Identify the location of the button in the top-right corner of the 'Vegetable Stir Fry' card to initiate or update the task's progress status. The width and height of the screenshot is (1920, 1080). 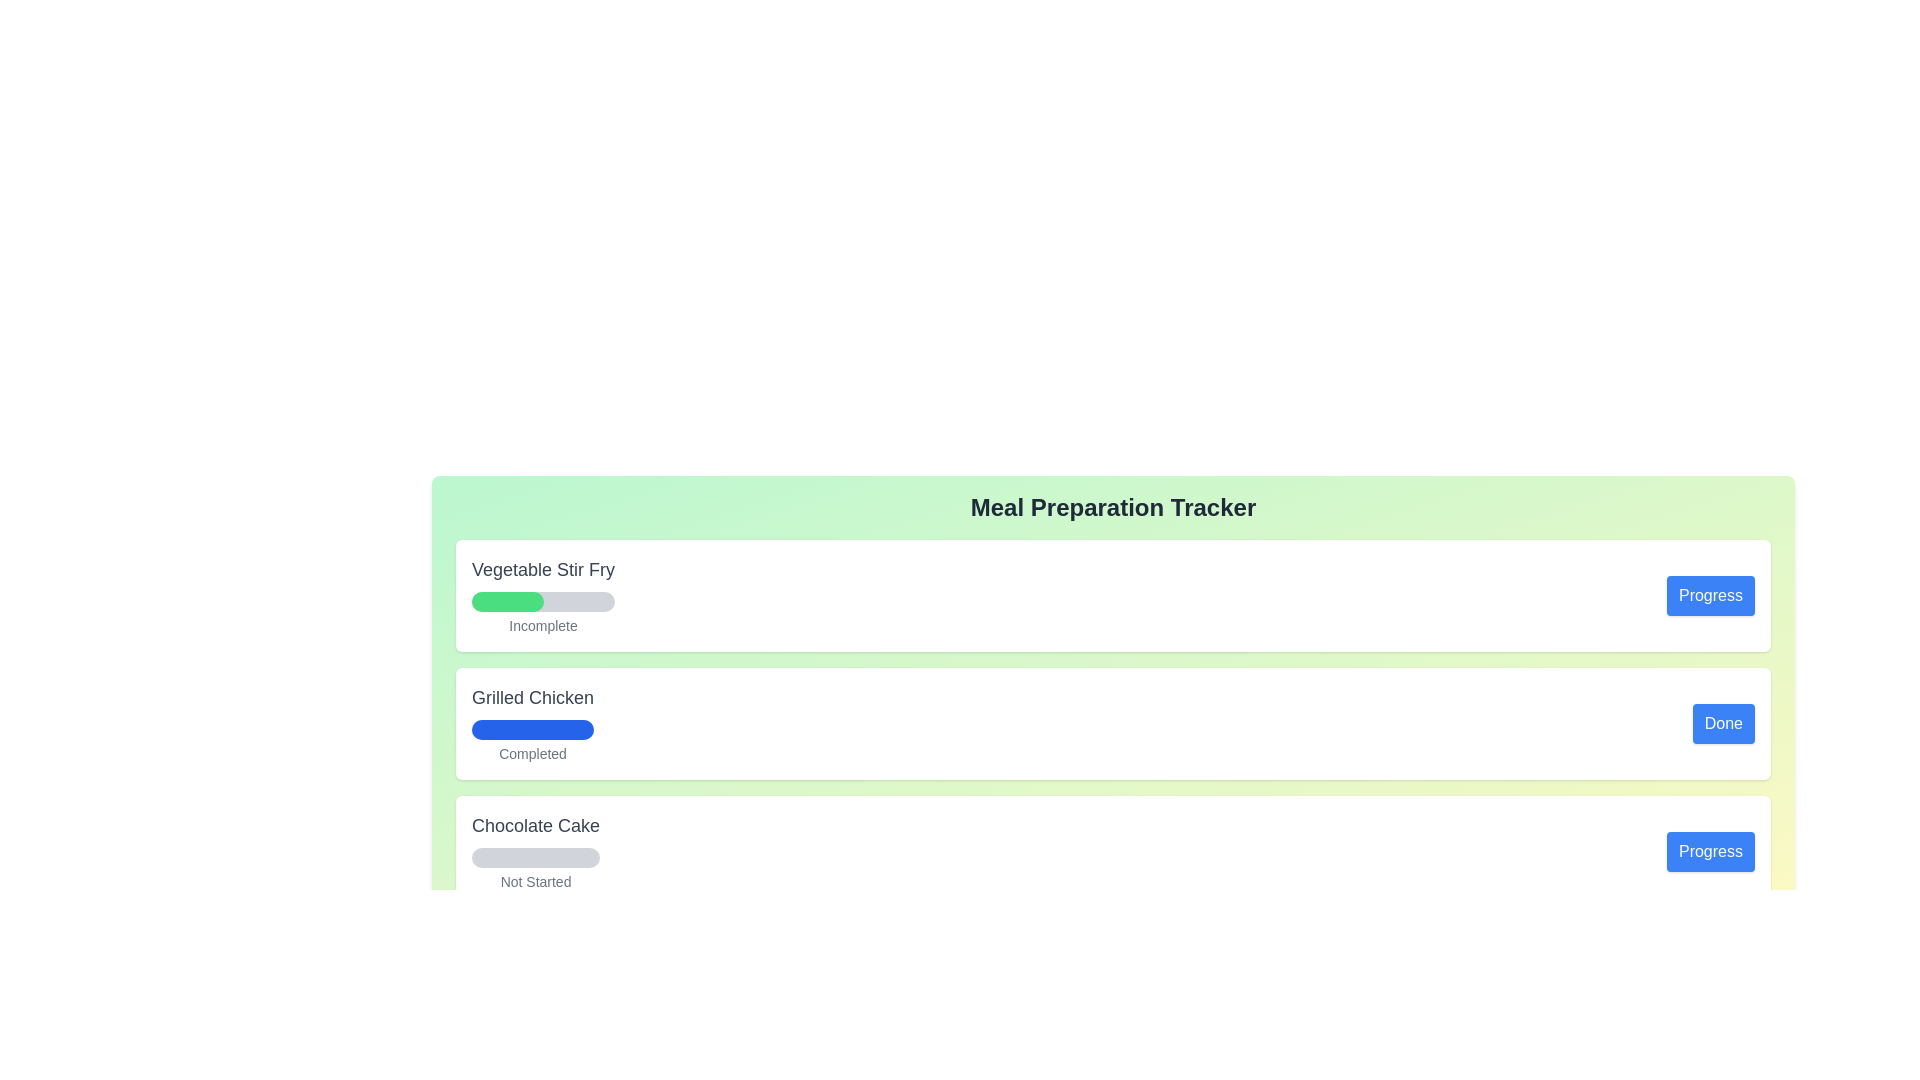
(1709, 595).